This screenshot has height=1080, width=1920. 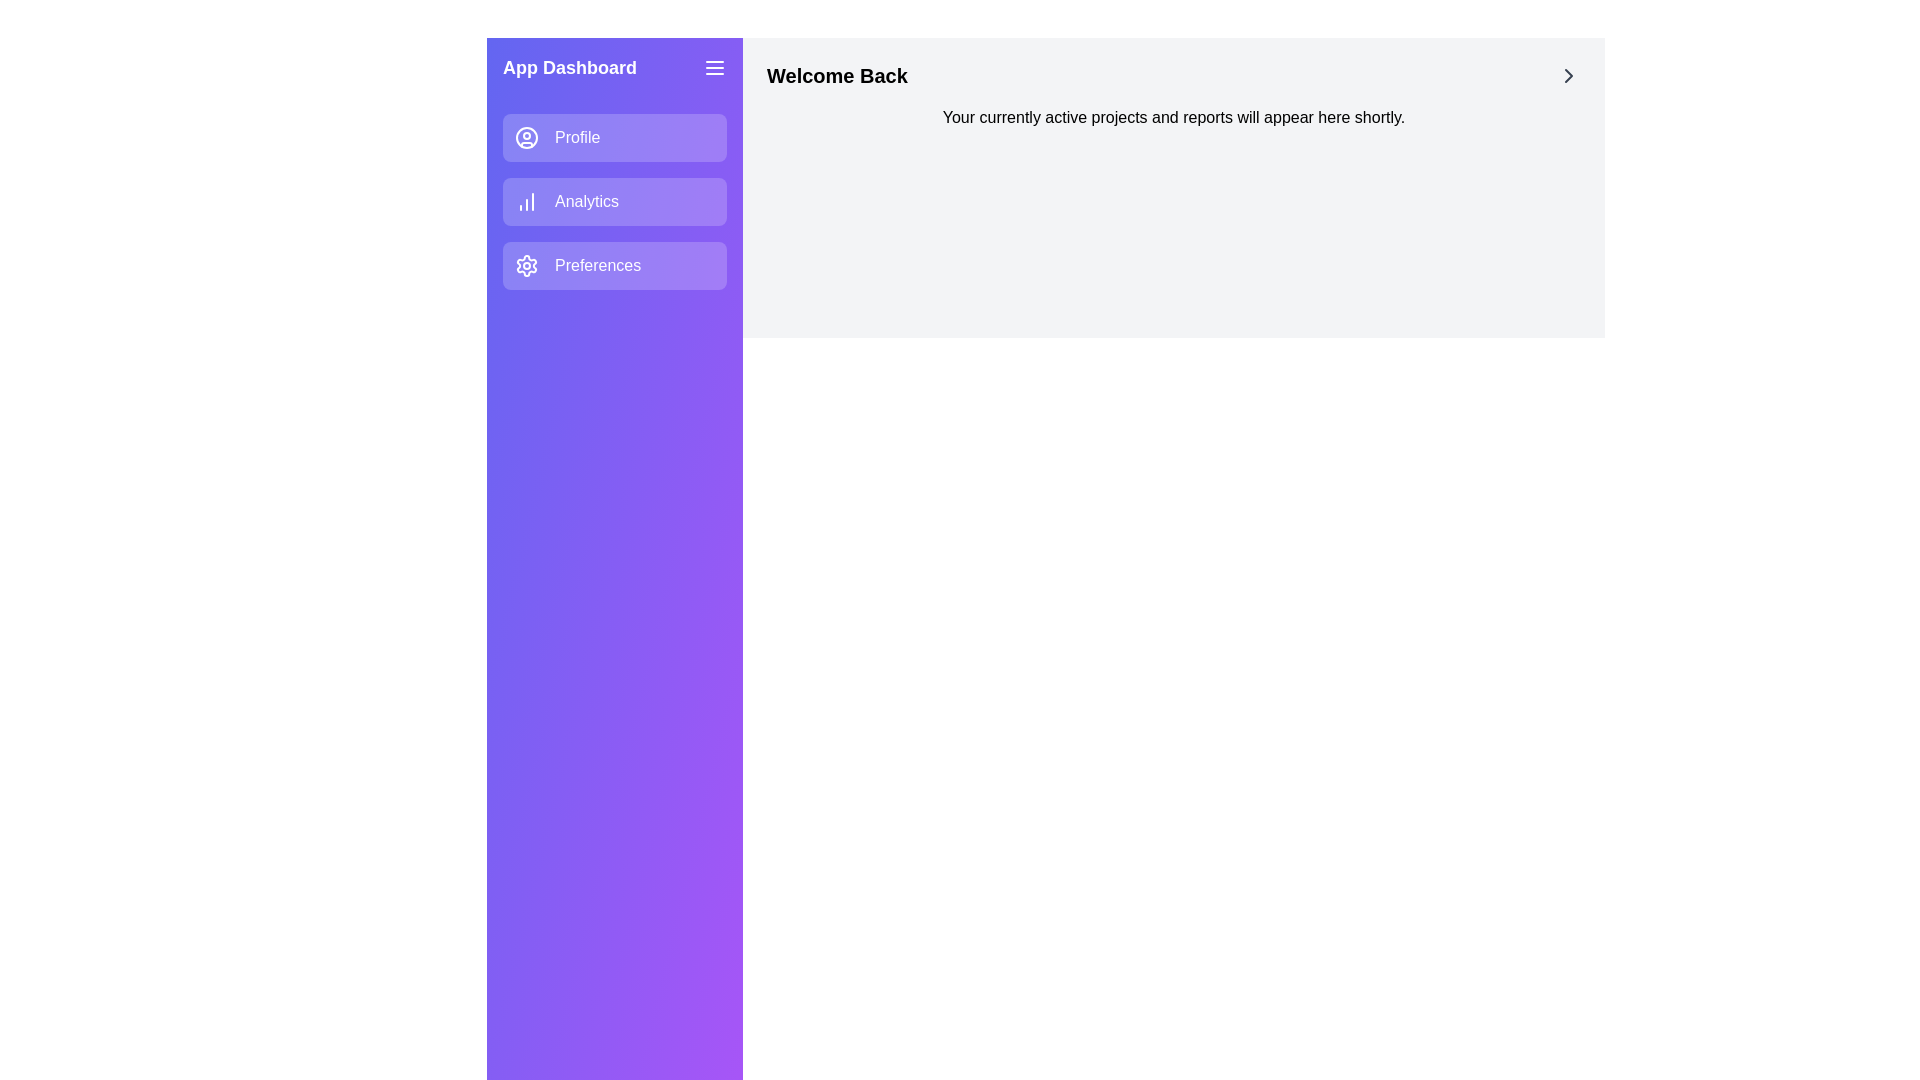 I want to click on the navigation item labeled Preferences to navigate to its section, so click(x=613, y=265).